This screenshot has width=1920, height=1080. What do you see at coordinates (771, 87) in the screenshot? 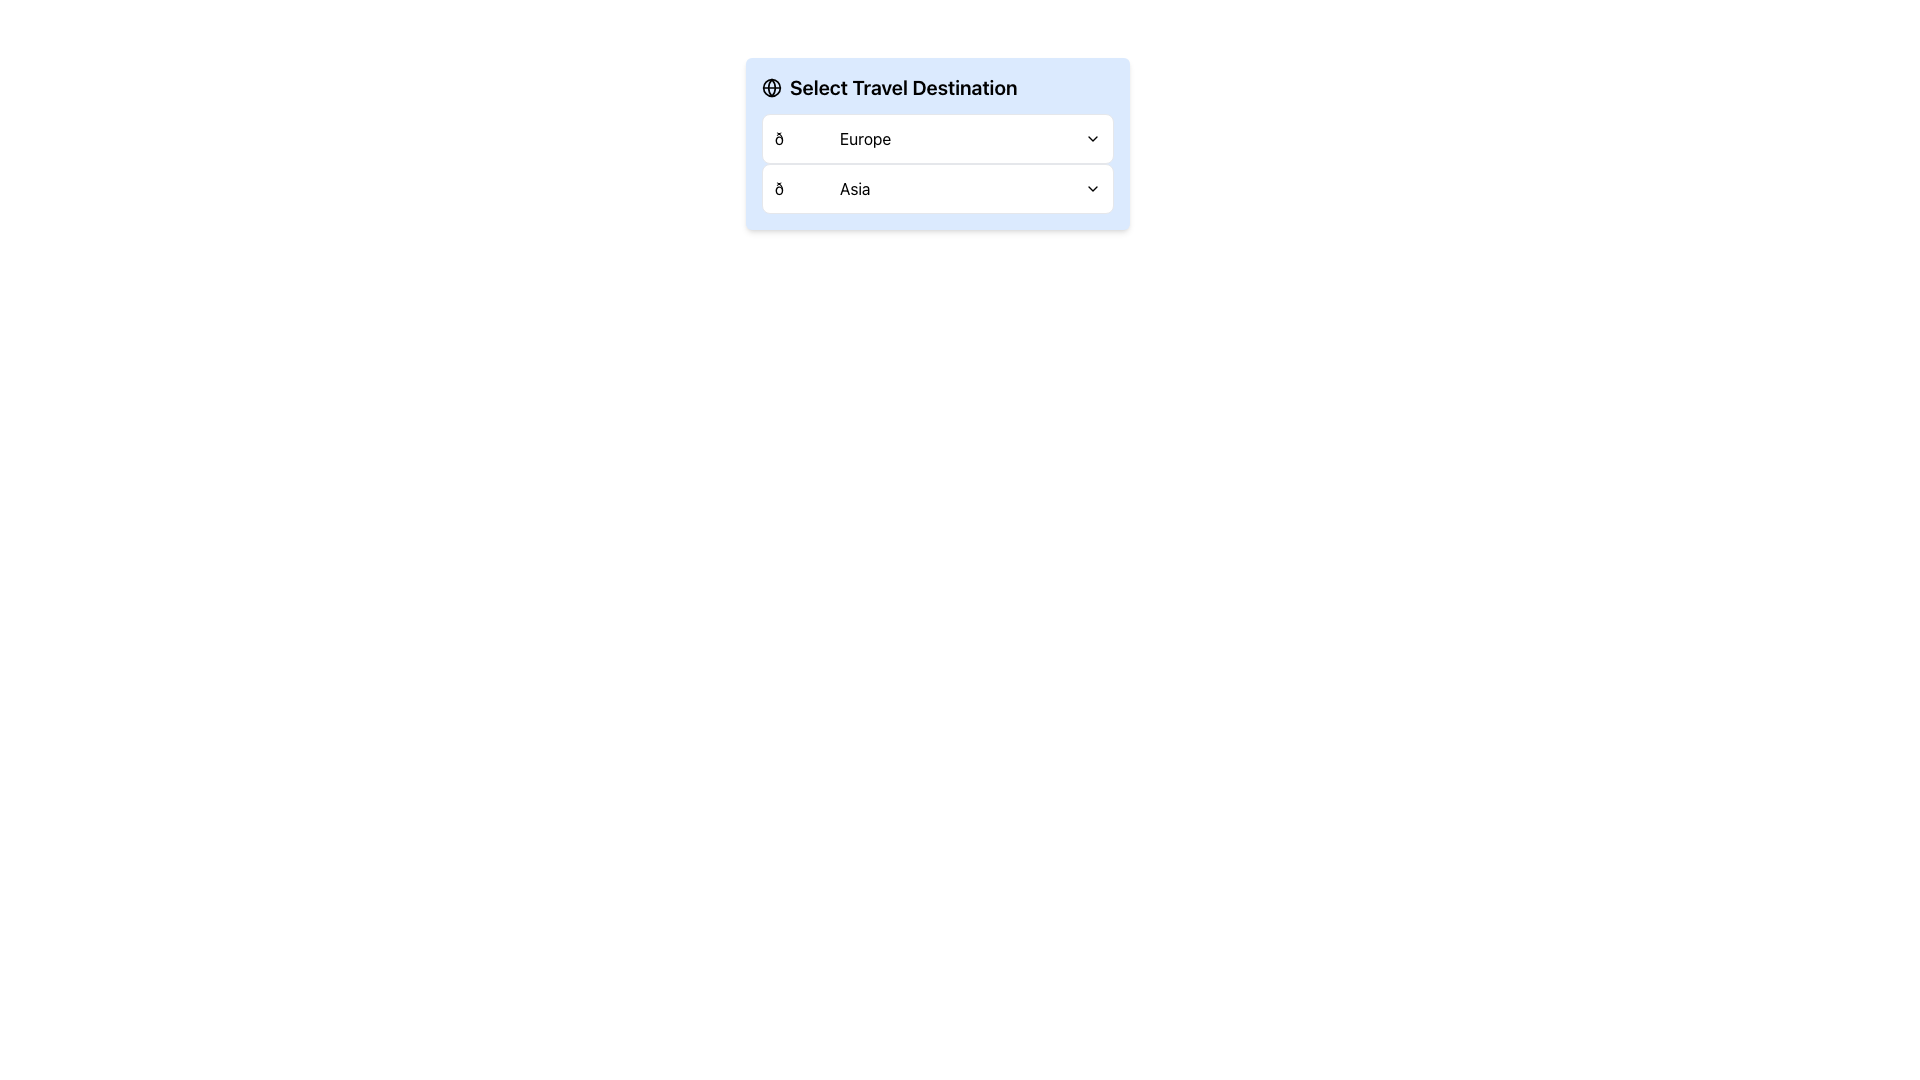
I see `the circular globe icon outlined in black, which features latitude and longitude lines, located within the 'Select Travel Destination' group for additional actions or information` at bounding box center [771, 87].